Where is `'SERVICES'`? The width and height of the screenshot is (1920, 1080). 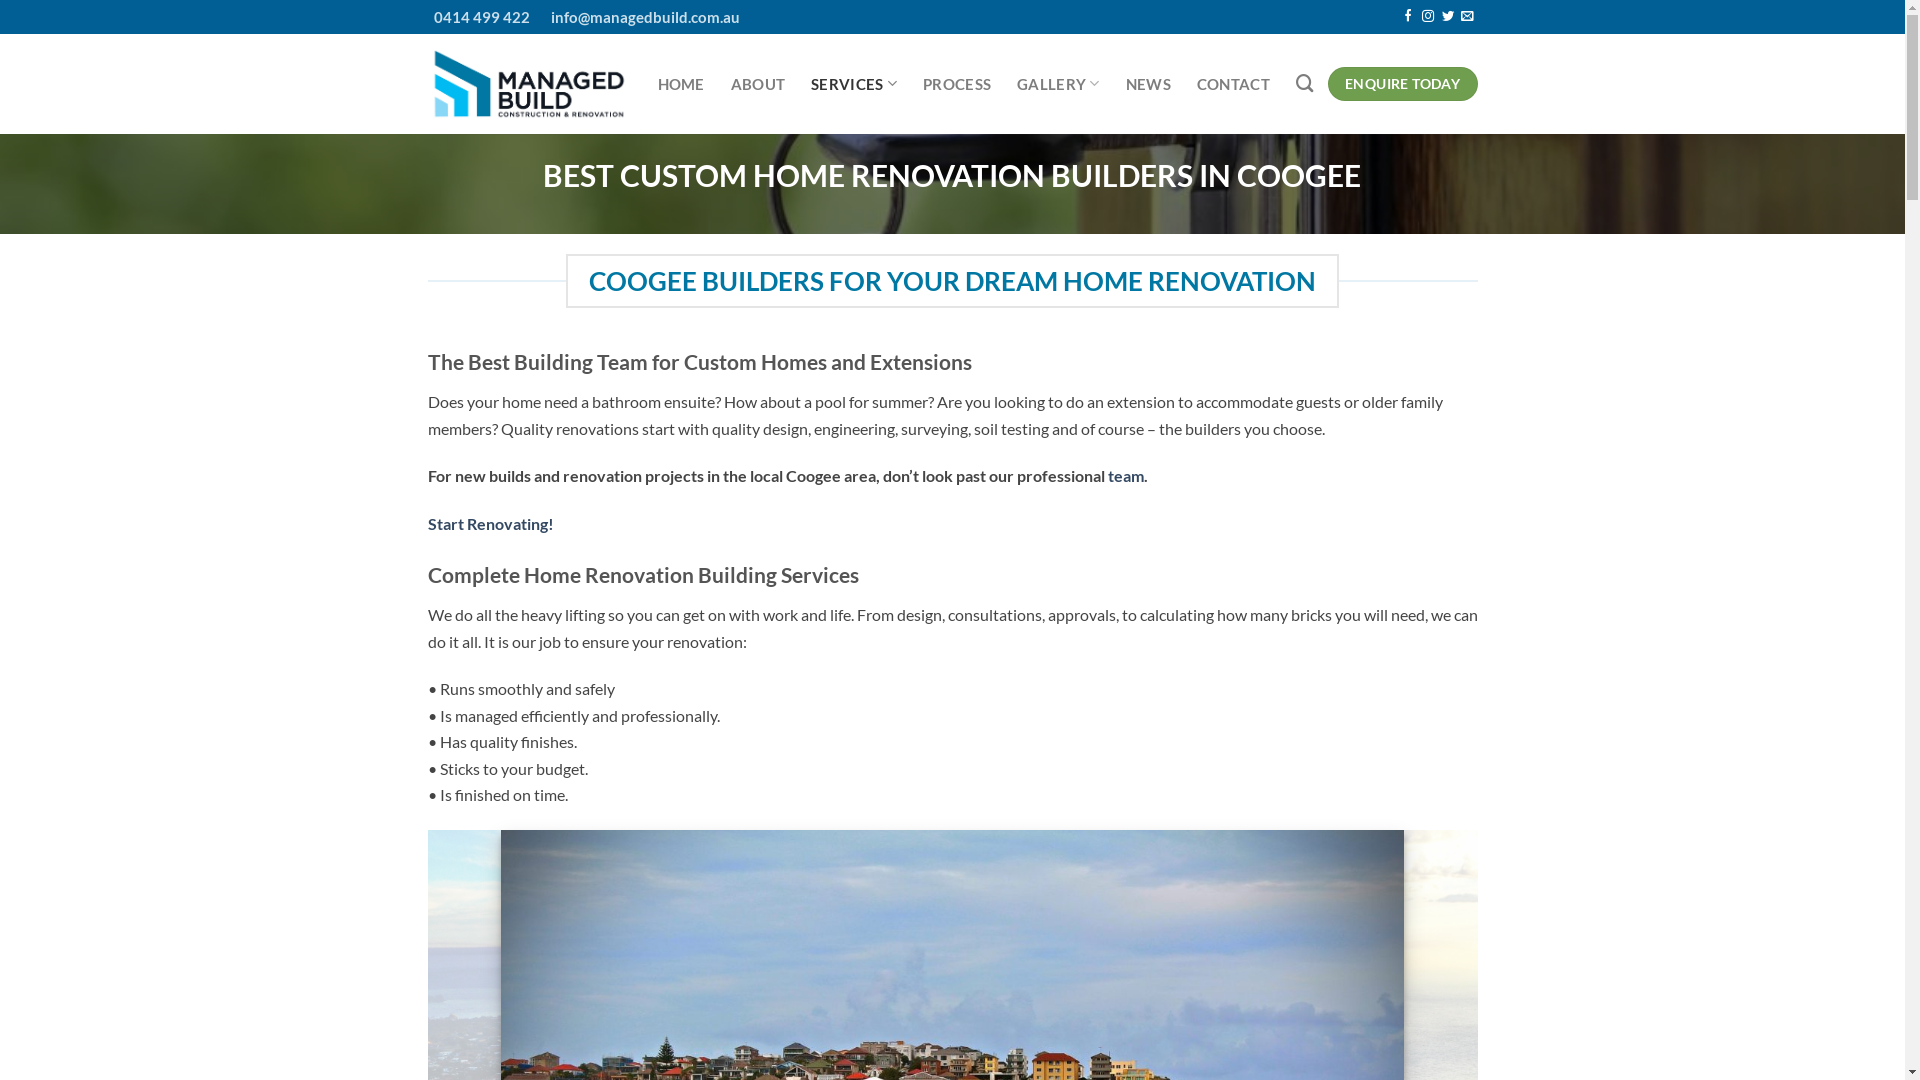 'SERVICES' is located at coordinates (854, 82).